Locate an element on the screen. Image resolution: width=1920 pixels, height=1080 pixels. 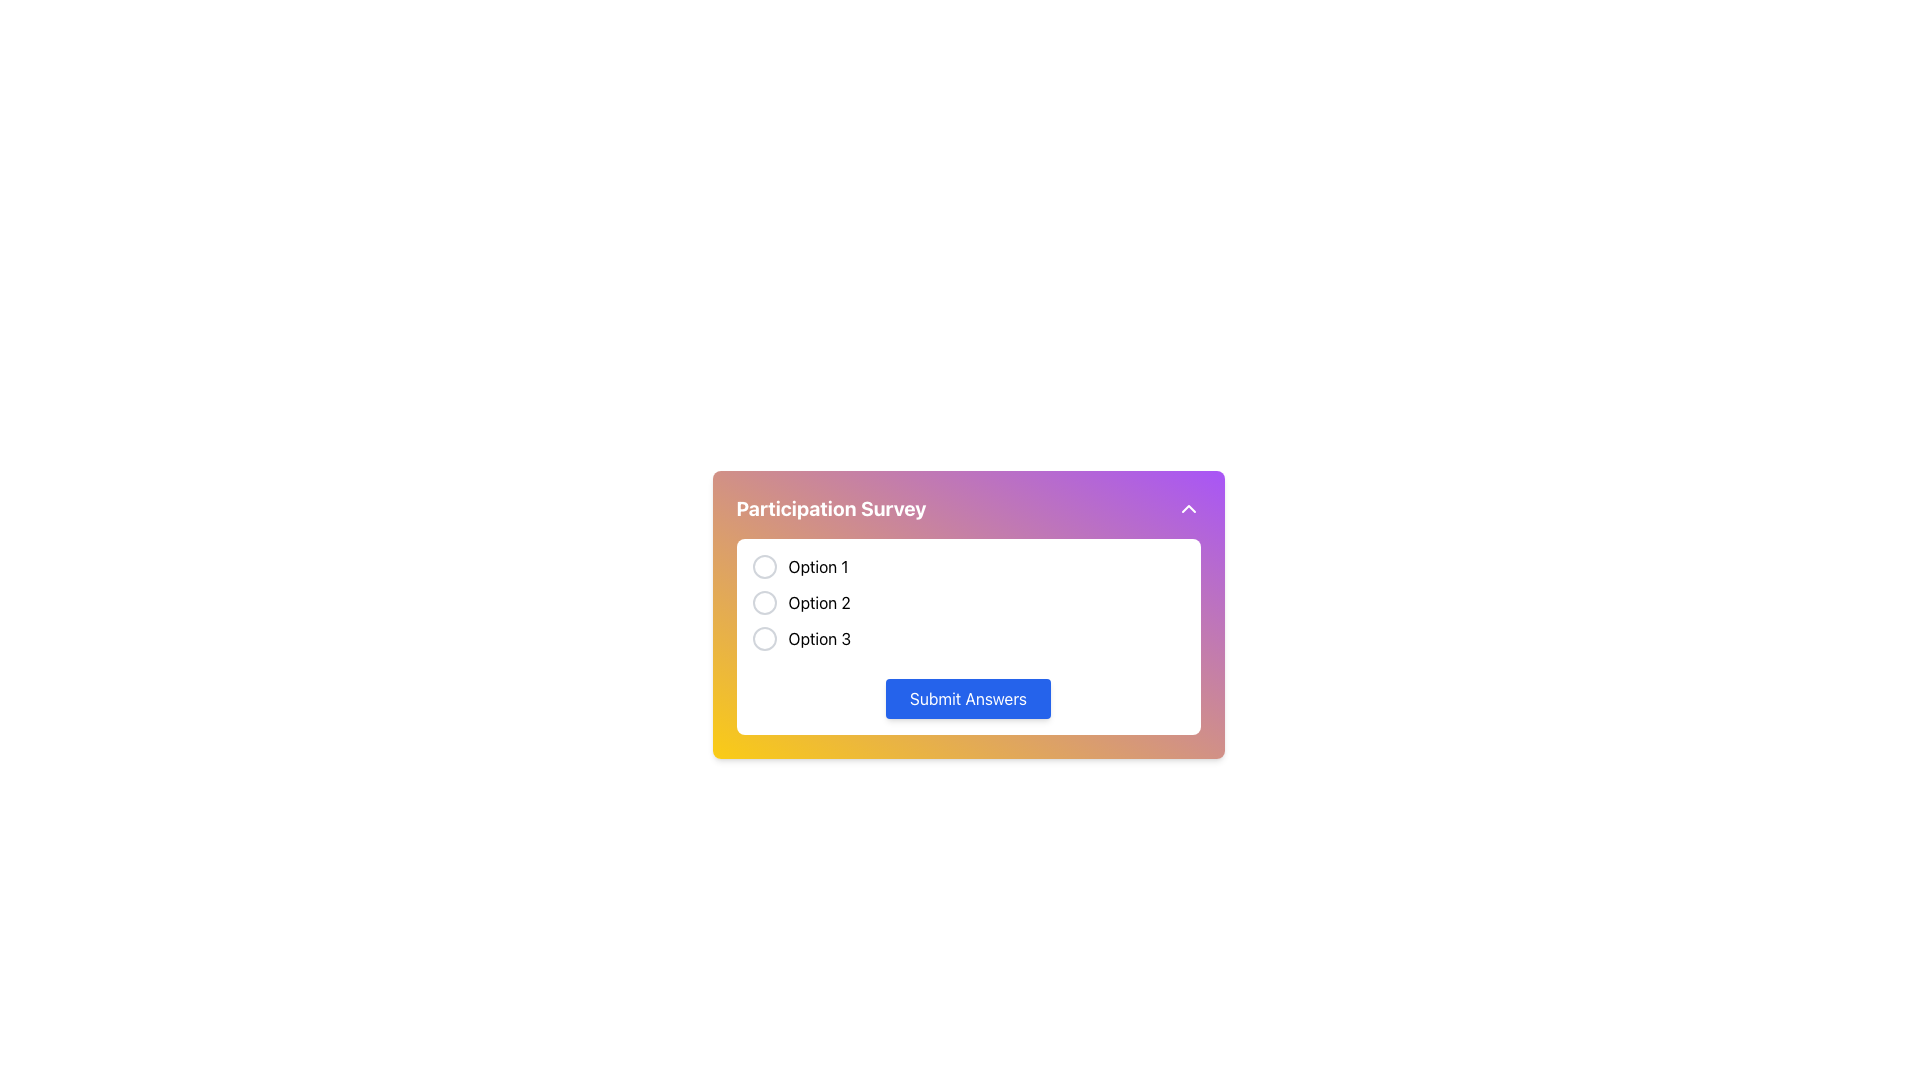
the text label that identifies the second radio button in the vertical list of options, to associate it with its corresponding radio button is located at coordinates (819, 601).